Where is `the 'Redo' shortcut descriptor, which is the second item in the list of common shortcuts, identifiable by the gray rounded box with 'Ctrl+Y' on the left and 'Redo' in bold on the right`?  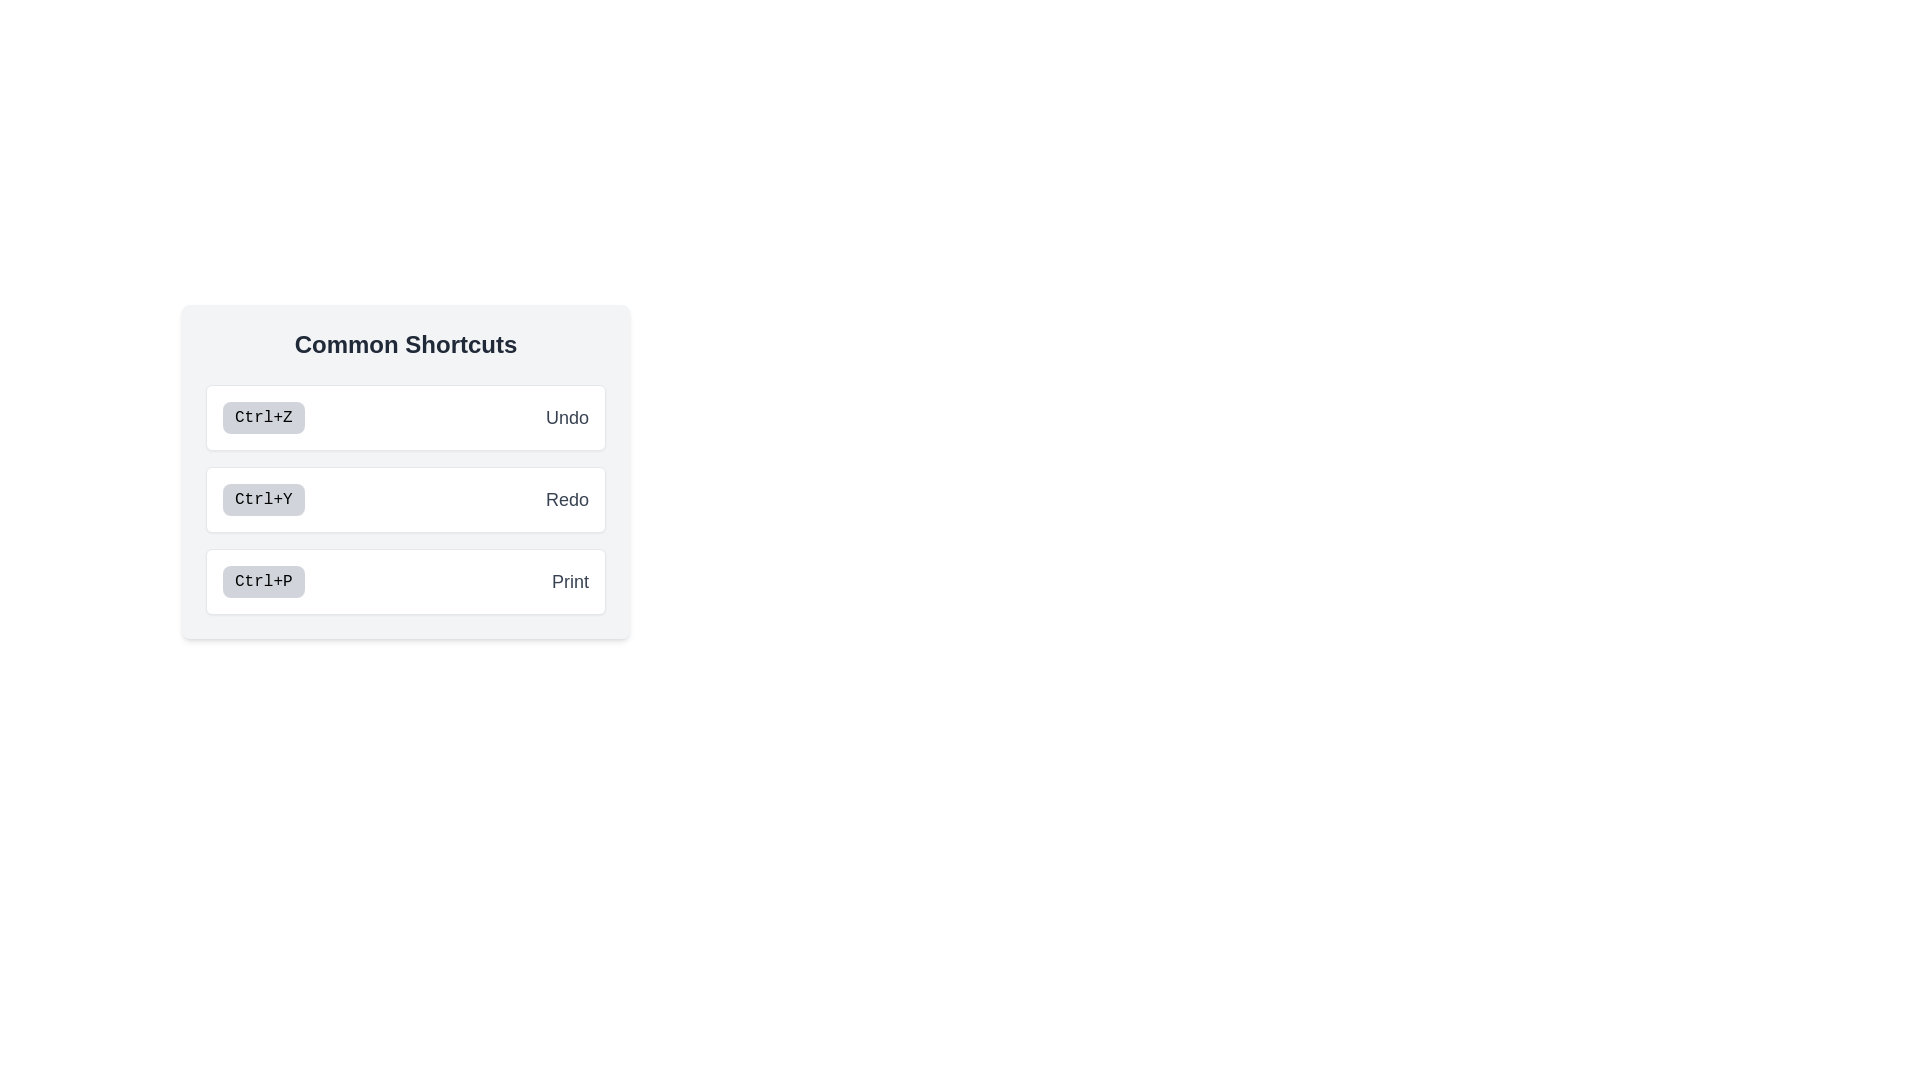
the 'Redo' shortcut descriptor, which is the second item in the list of common shortcuts, identifiable by the gray rounded box with 'Ctrl+Y' on the left and 'Redo' in bold on the right is located at coordinates (405, 499).